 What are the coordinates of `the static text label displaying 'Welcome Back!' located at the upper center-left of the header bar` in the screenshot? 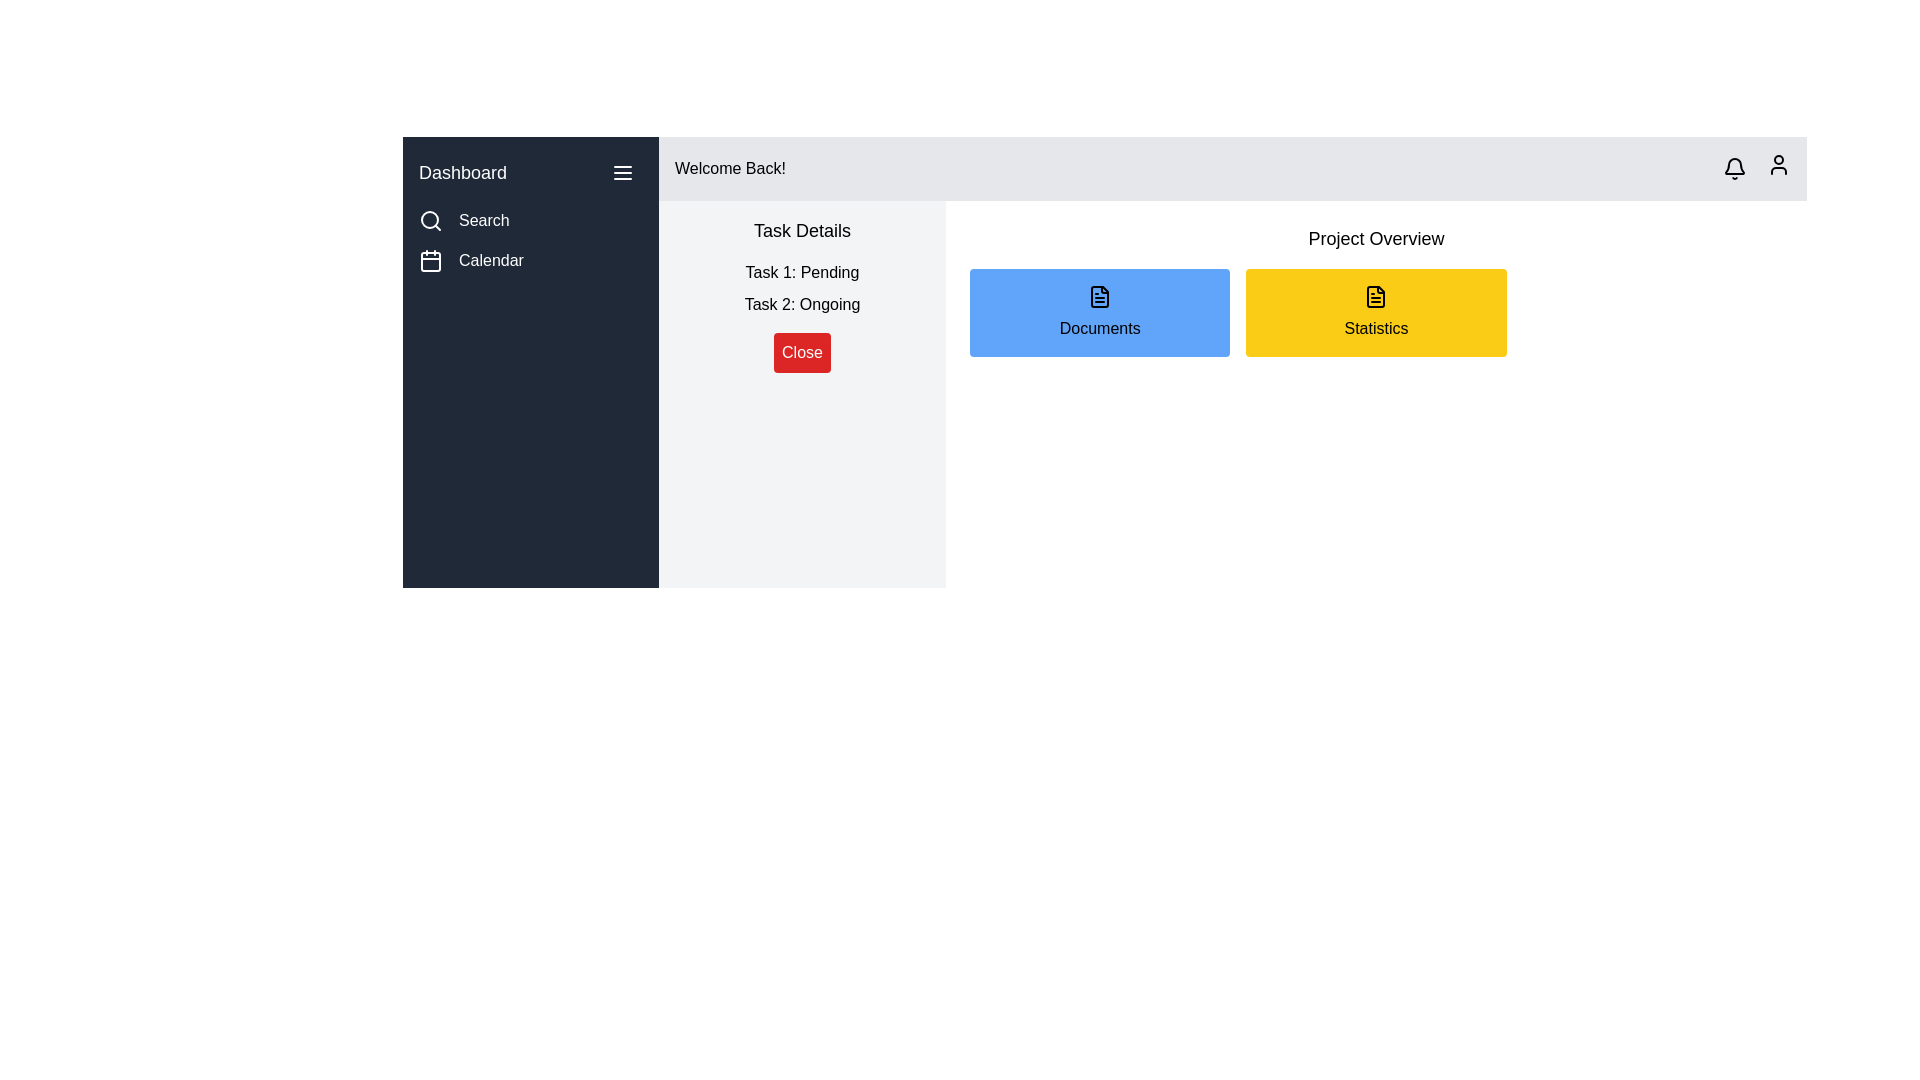 It's located at (729, 168).